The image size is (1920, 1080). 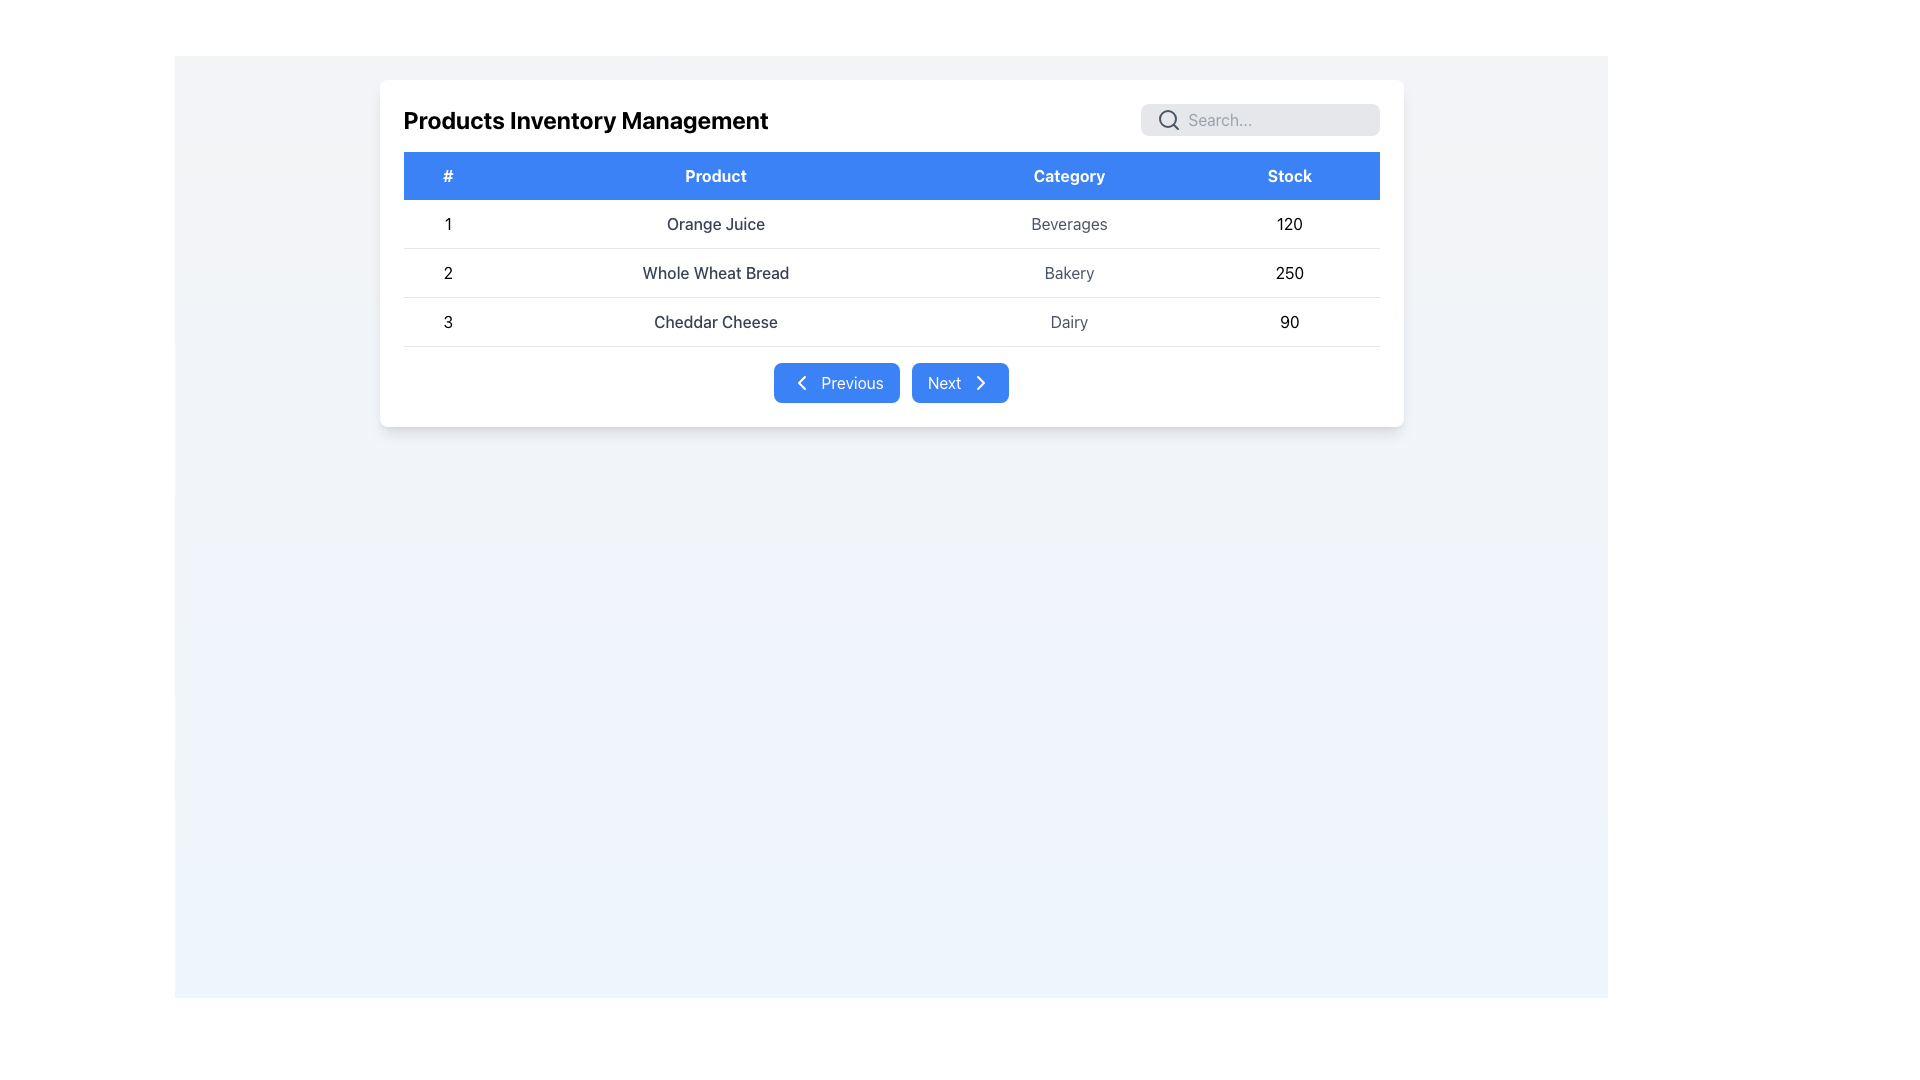 I want to click on to select or interact with the first row of the Products Inventory Management table, which displays details about 'Orange Juice', so click(x=890, y=224).